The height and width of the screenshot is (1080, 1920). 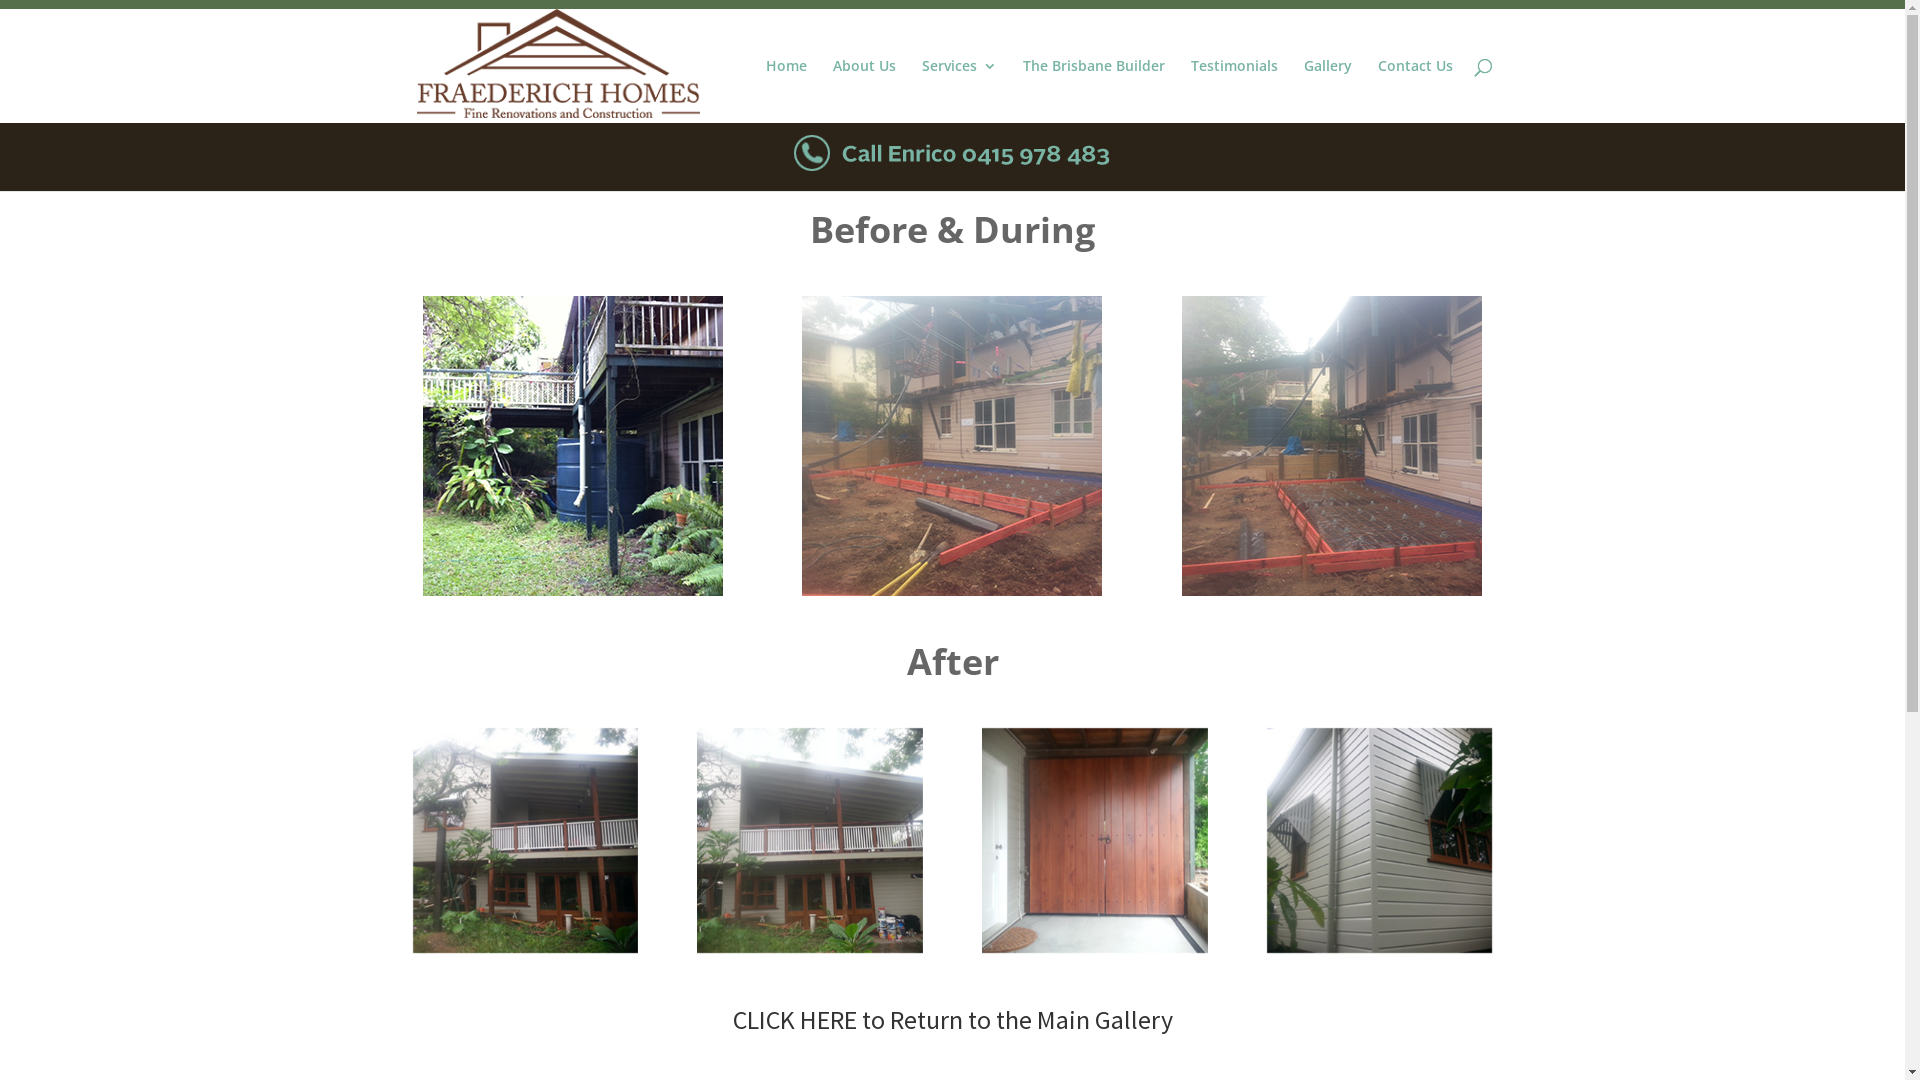 What do you see at coordinates (1414, 91) in the screenshot?
I see `'Contact Us'` at bounding box center [1414, 91].